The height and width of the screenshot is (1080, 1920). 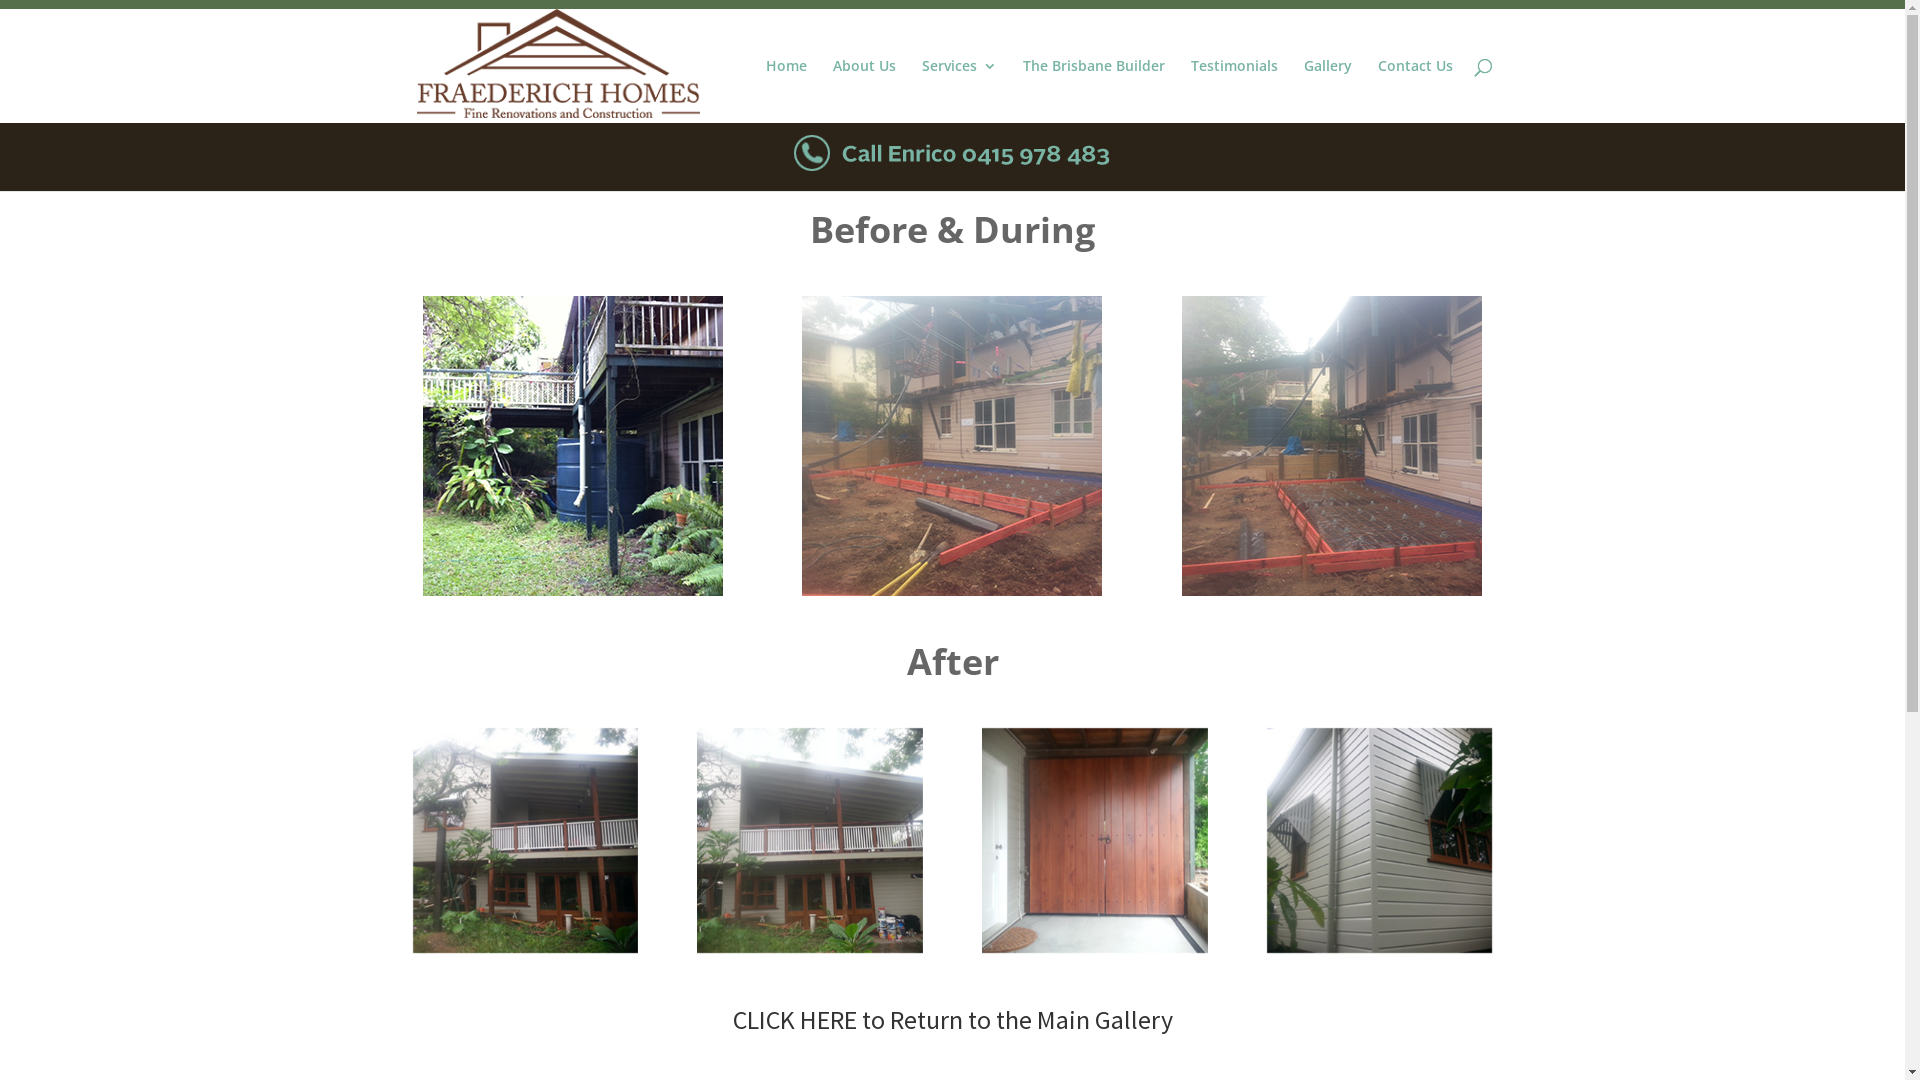 What do you see at coordinates (1414, 91) in the screenshot?
I see `'Contact Us'` at bounding box center [1414, 91].